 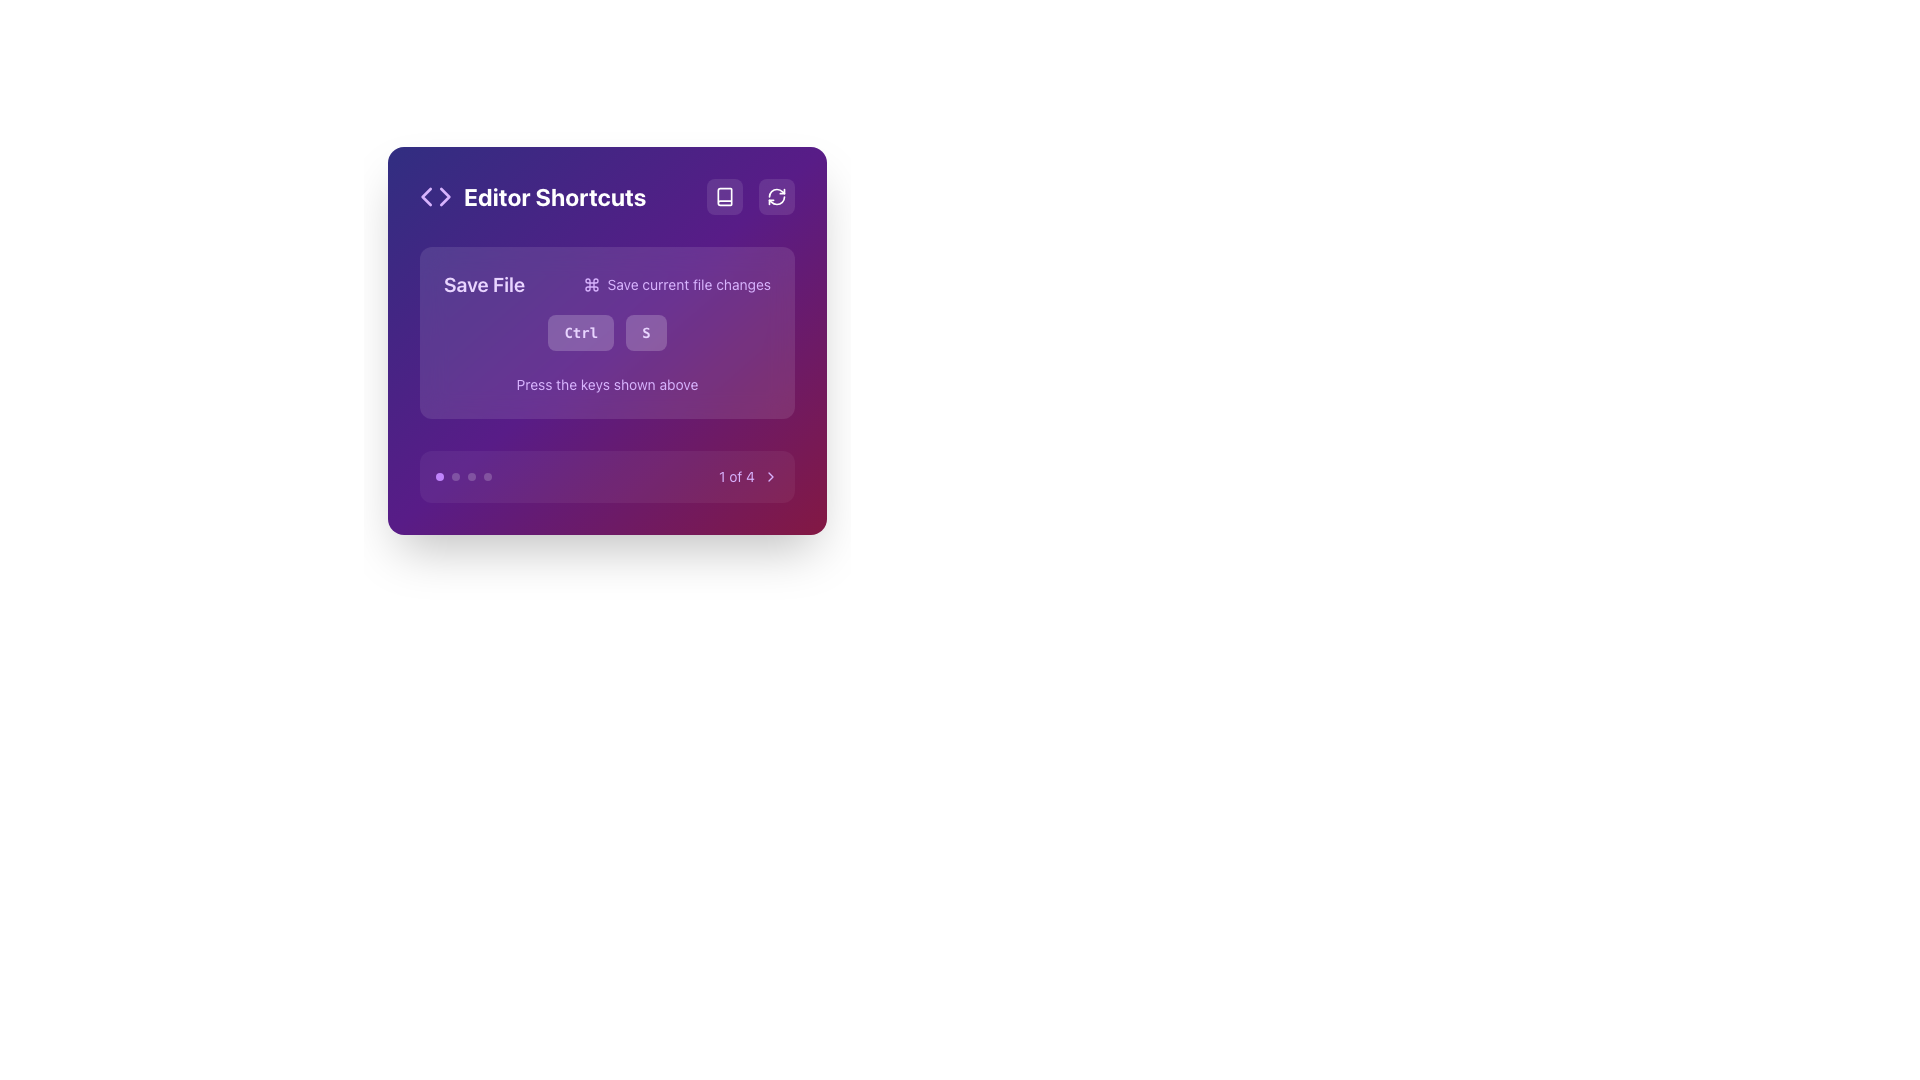 What do you see at coordinates (776, 196) in the screenshot?
I see `the small circular icon button with a curved arrow symbol, located in the top right corner of the 'Editor Shortcuts' modal` at bounding box center [776, 196].